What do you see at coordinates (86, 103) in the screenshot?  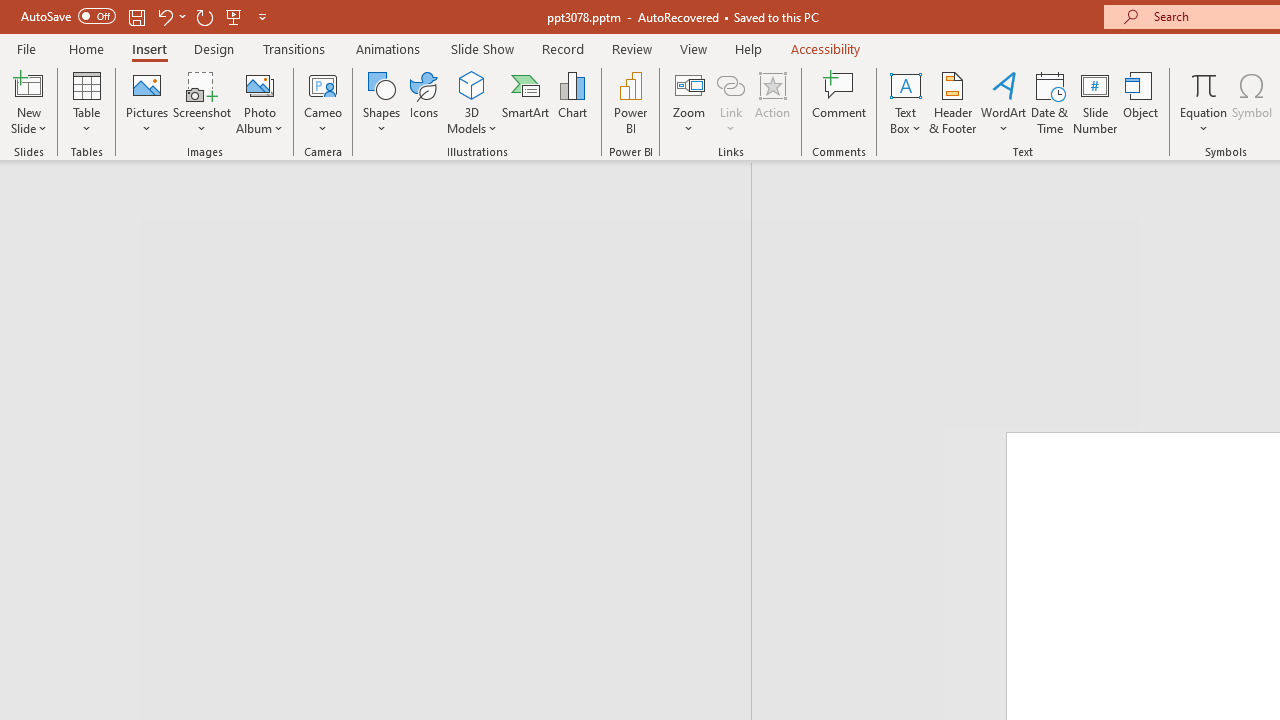 I see `'Table'` at bounding box center [86, 103].